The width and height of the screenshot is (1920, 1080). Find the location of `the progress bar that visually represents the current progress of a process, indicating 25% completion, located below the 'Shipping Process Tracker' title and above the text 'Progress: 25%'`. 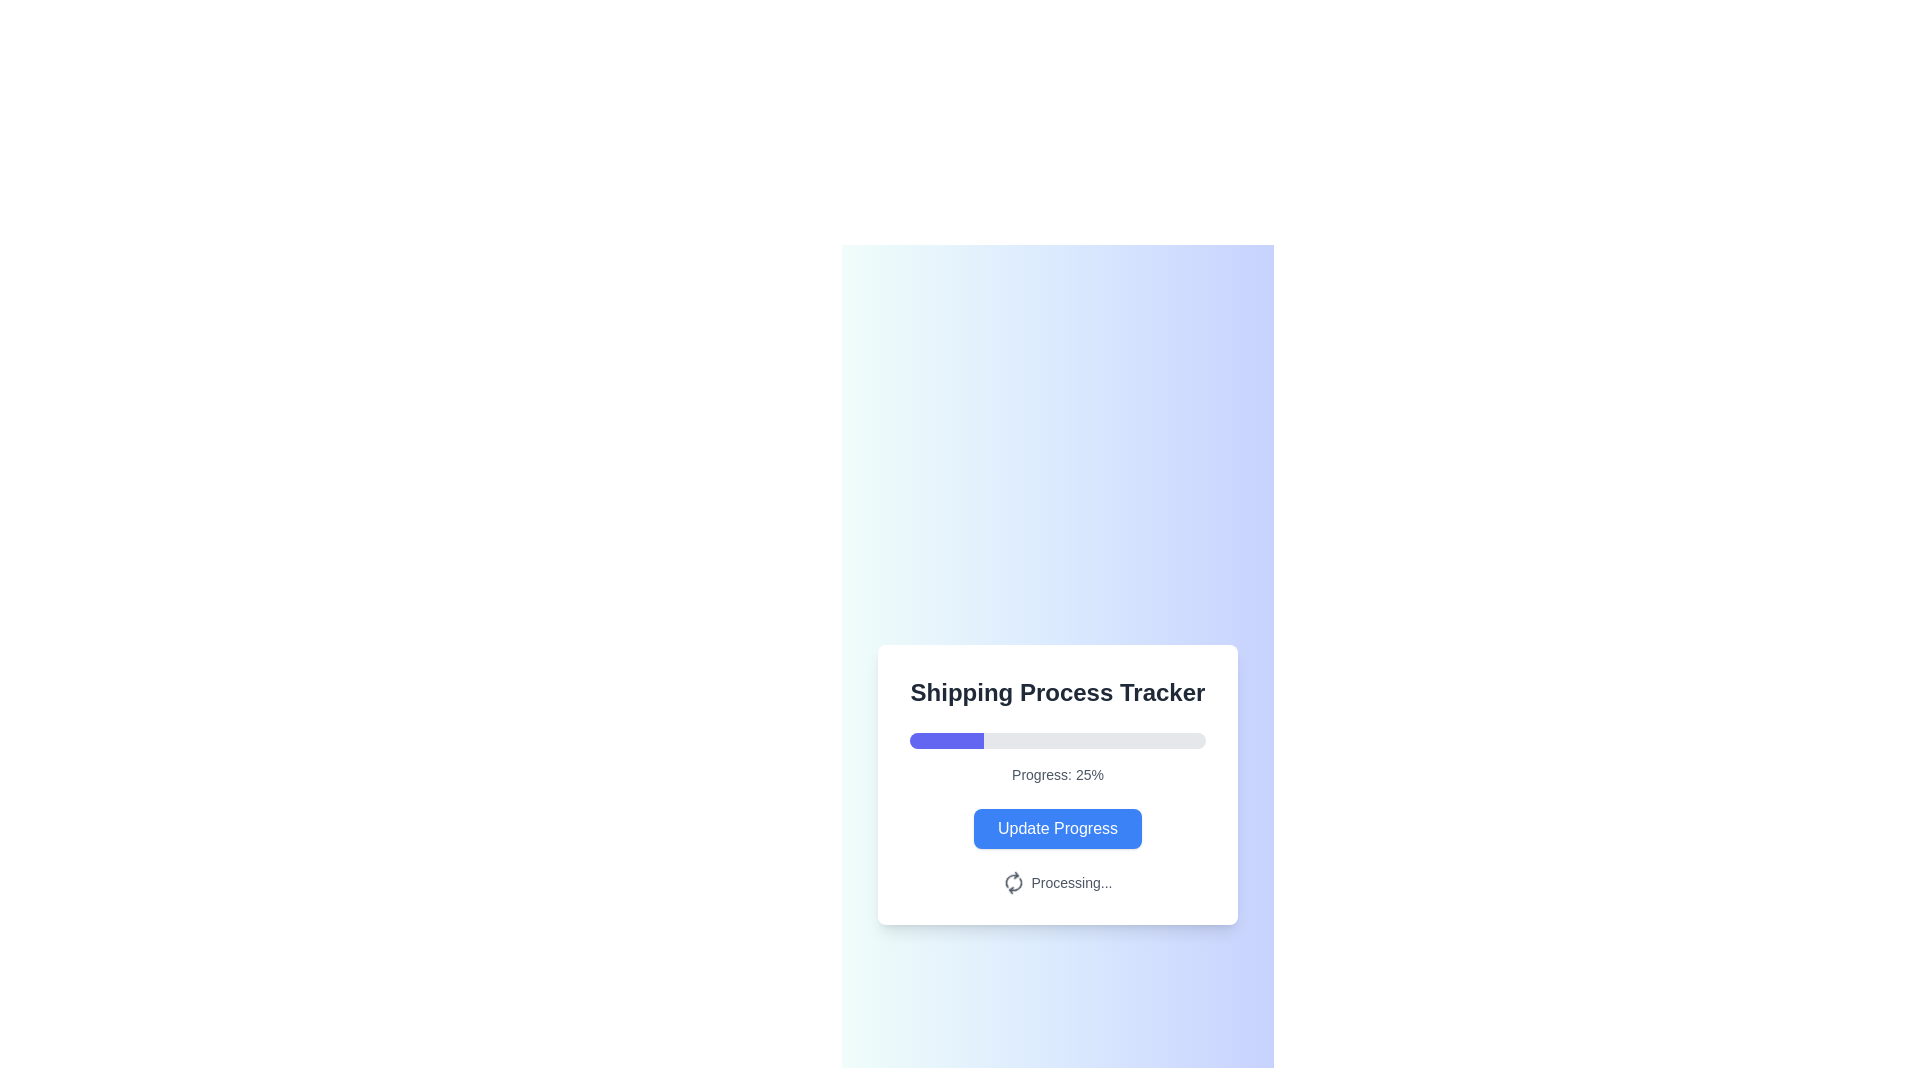

the progress bar that visually represents the current progress of a process, indicating 25% completion, located below the 'Shipping Process Tracker' title and above the text 'Progress: 25%' is located at coordinates (1056, 740).